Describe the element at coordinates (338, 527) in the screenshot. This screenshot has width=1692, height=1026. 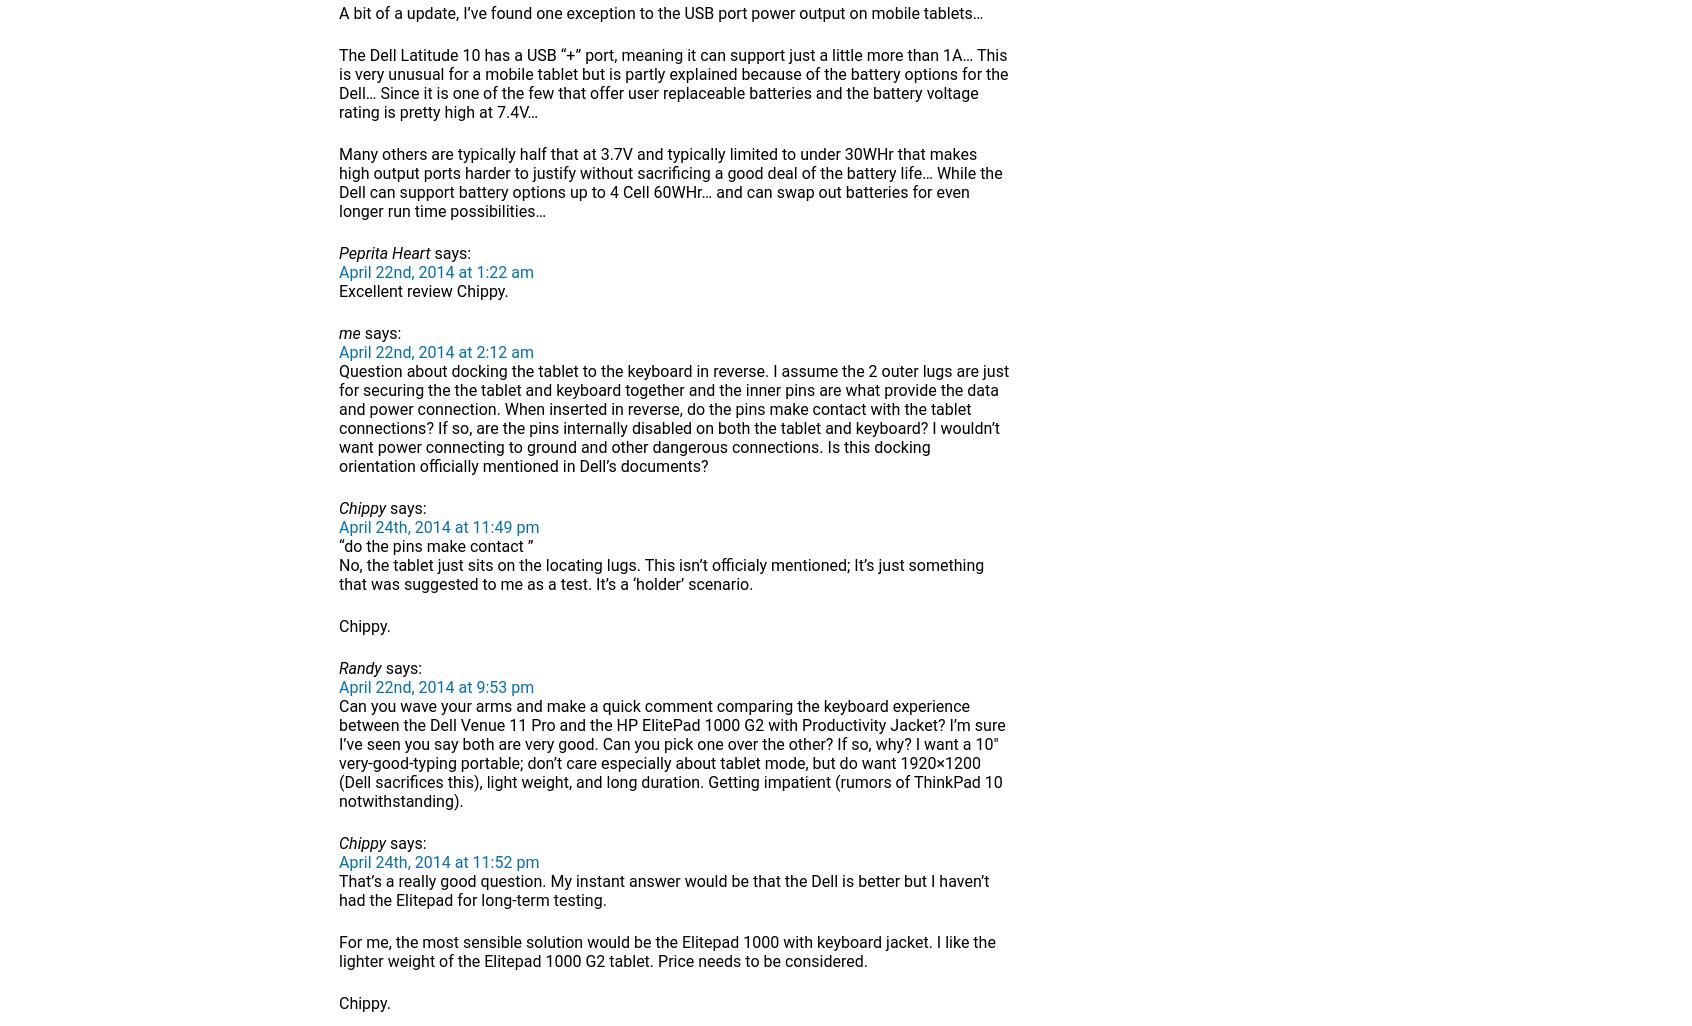
I see `'April 24th, 2014 at 11:49 pm'` at that location.